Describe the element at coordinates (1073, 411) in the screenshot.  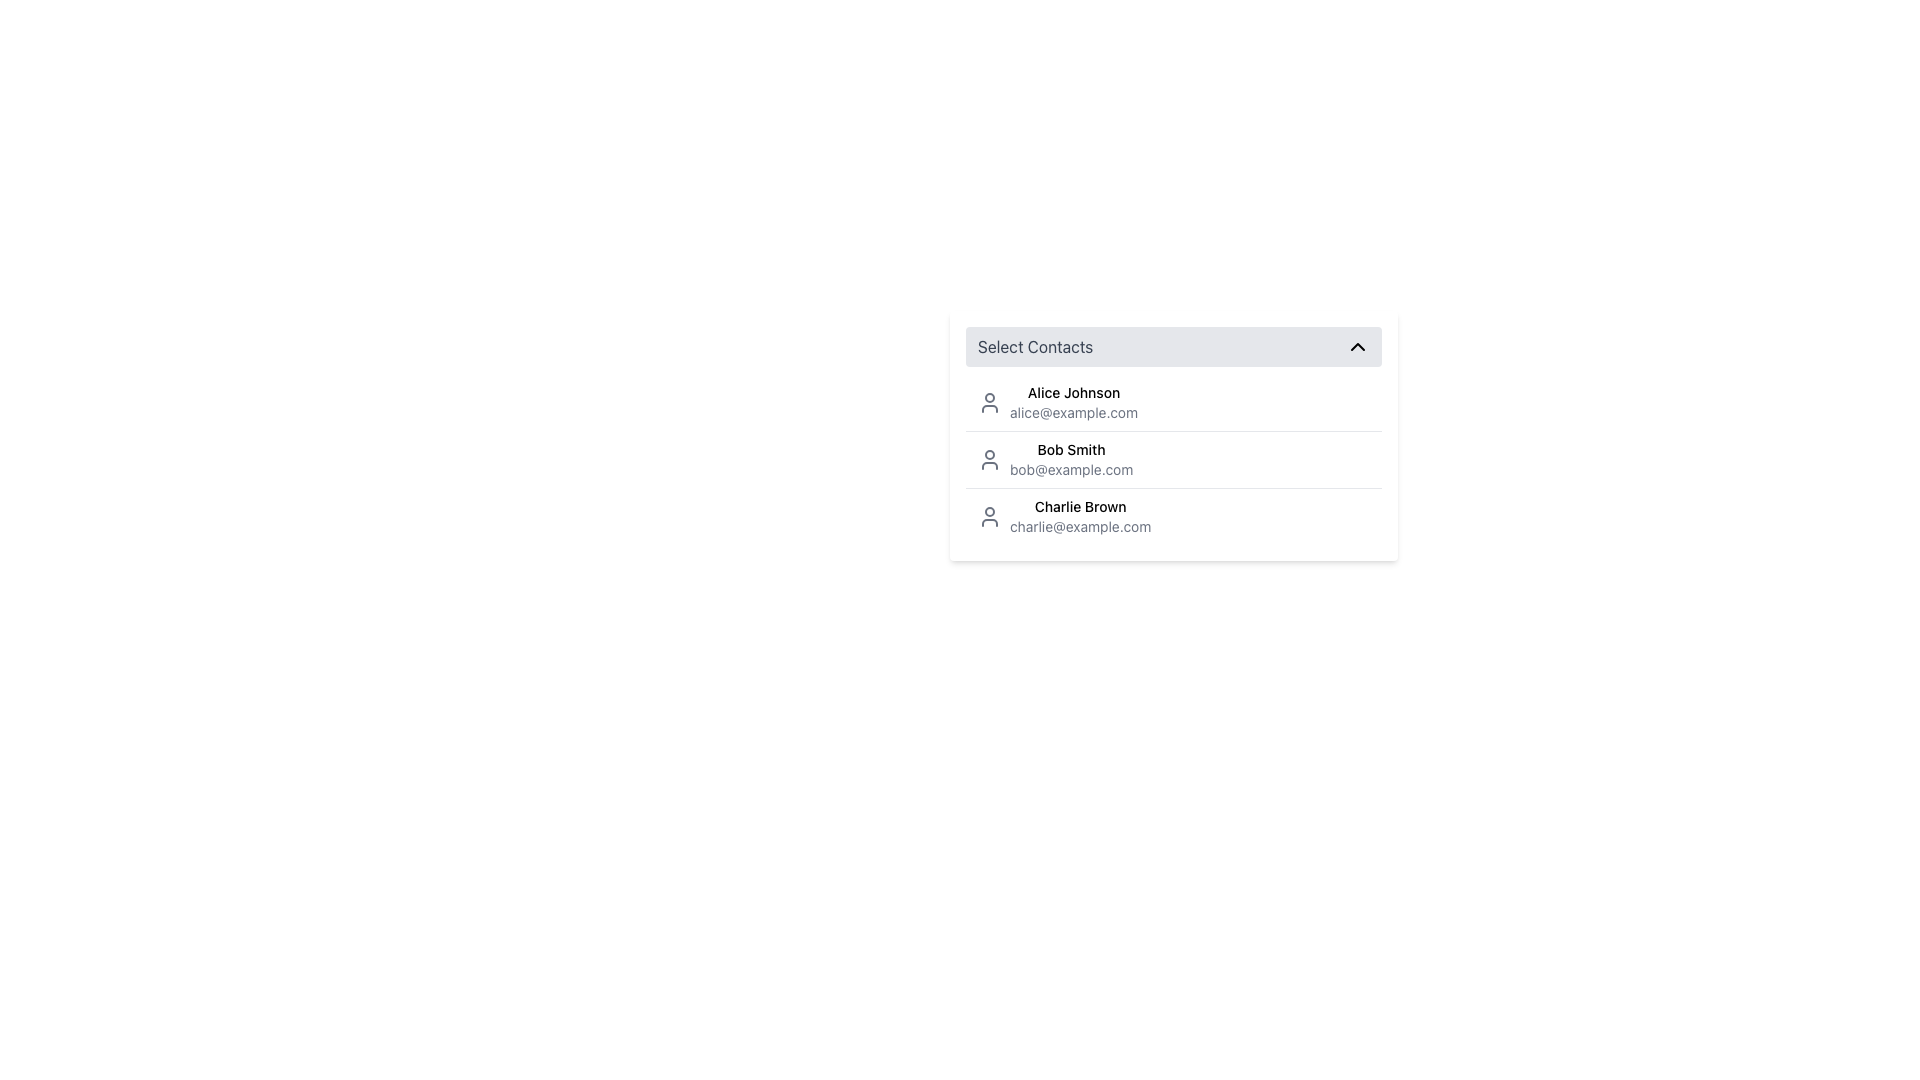
I see `the text label that provides the contact email information for 'Alice Johnson', which is located below the name in the contact list` at that location.